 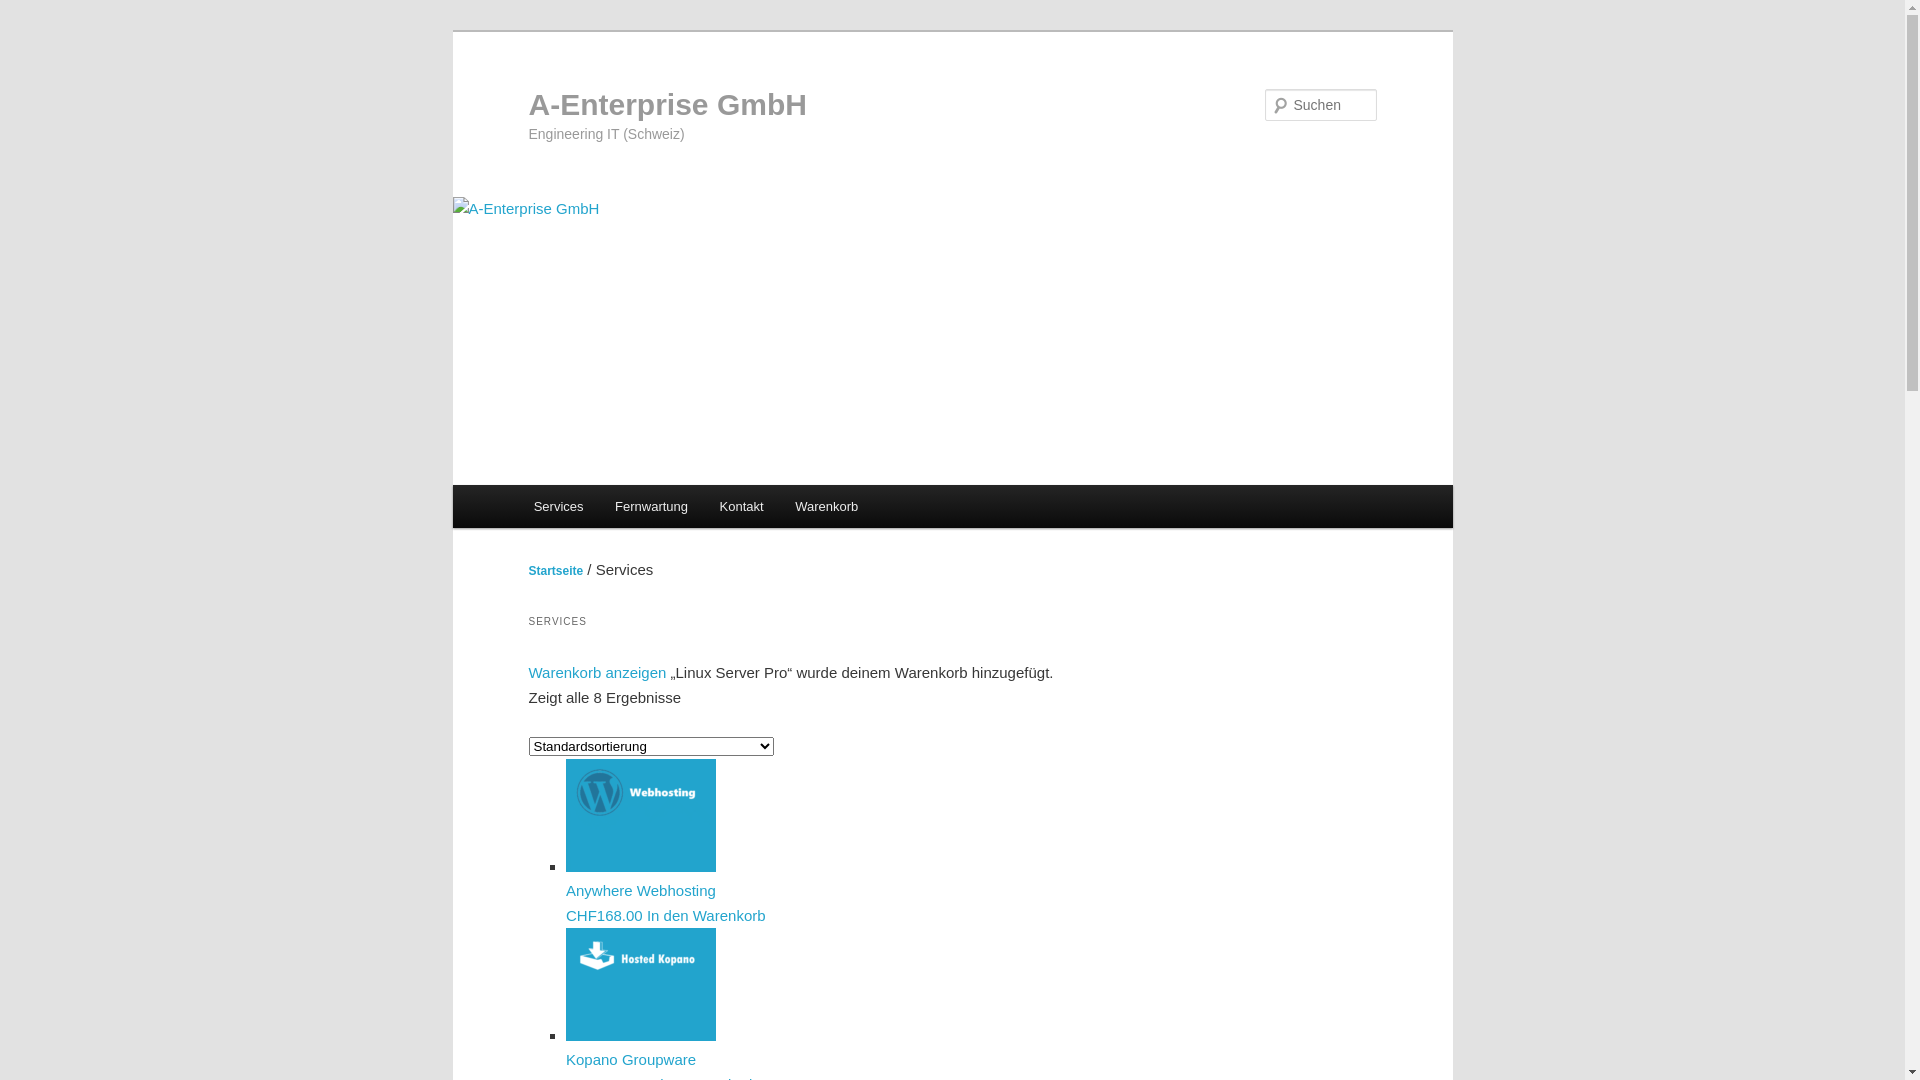 I want to click on 'Zum Inhalt wechseln', so click(x=30, y=30).